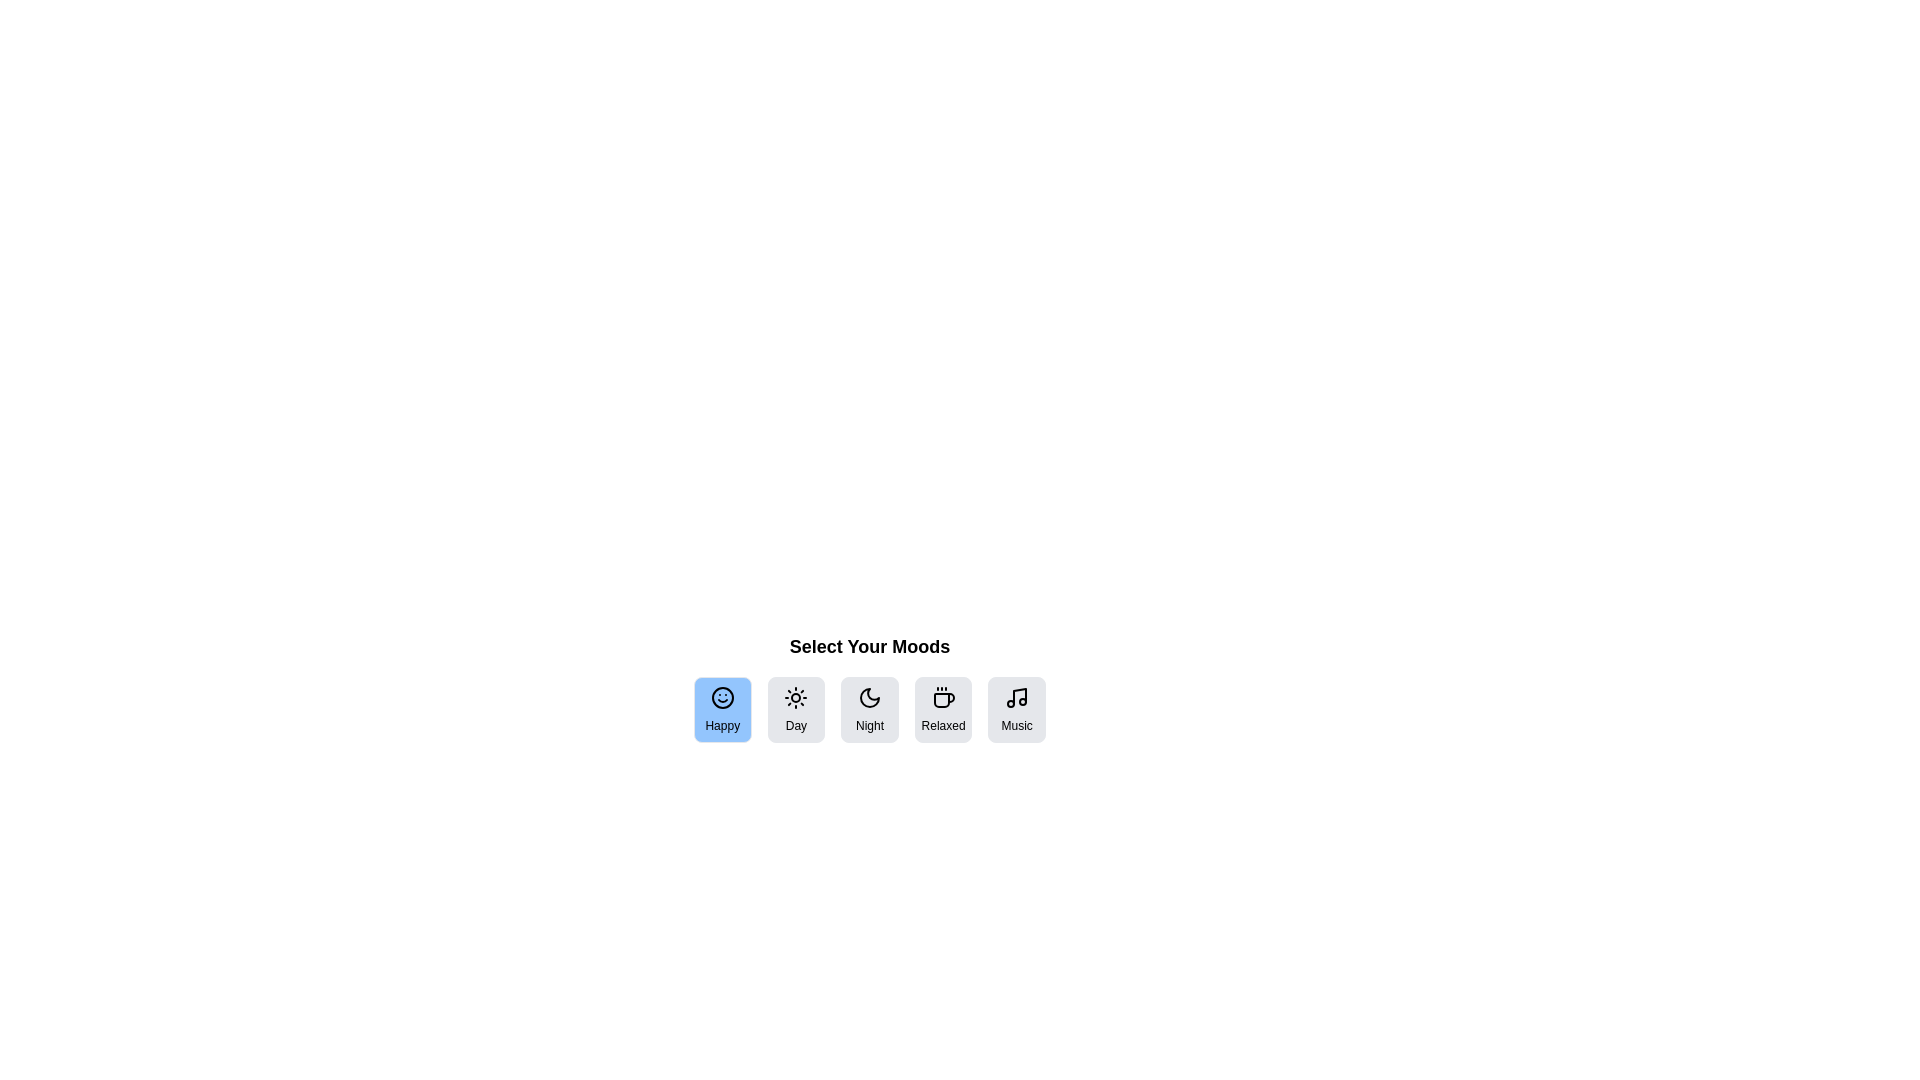  I want to click on the 'Music' button, which is a rectangular button with rounded corners and a music note icon, so click(1017, 708).